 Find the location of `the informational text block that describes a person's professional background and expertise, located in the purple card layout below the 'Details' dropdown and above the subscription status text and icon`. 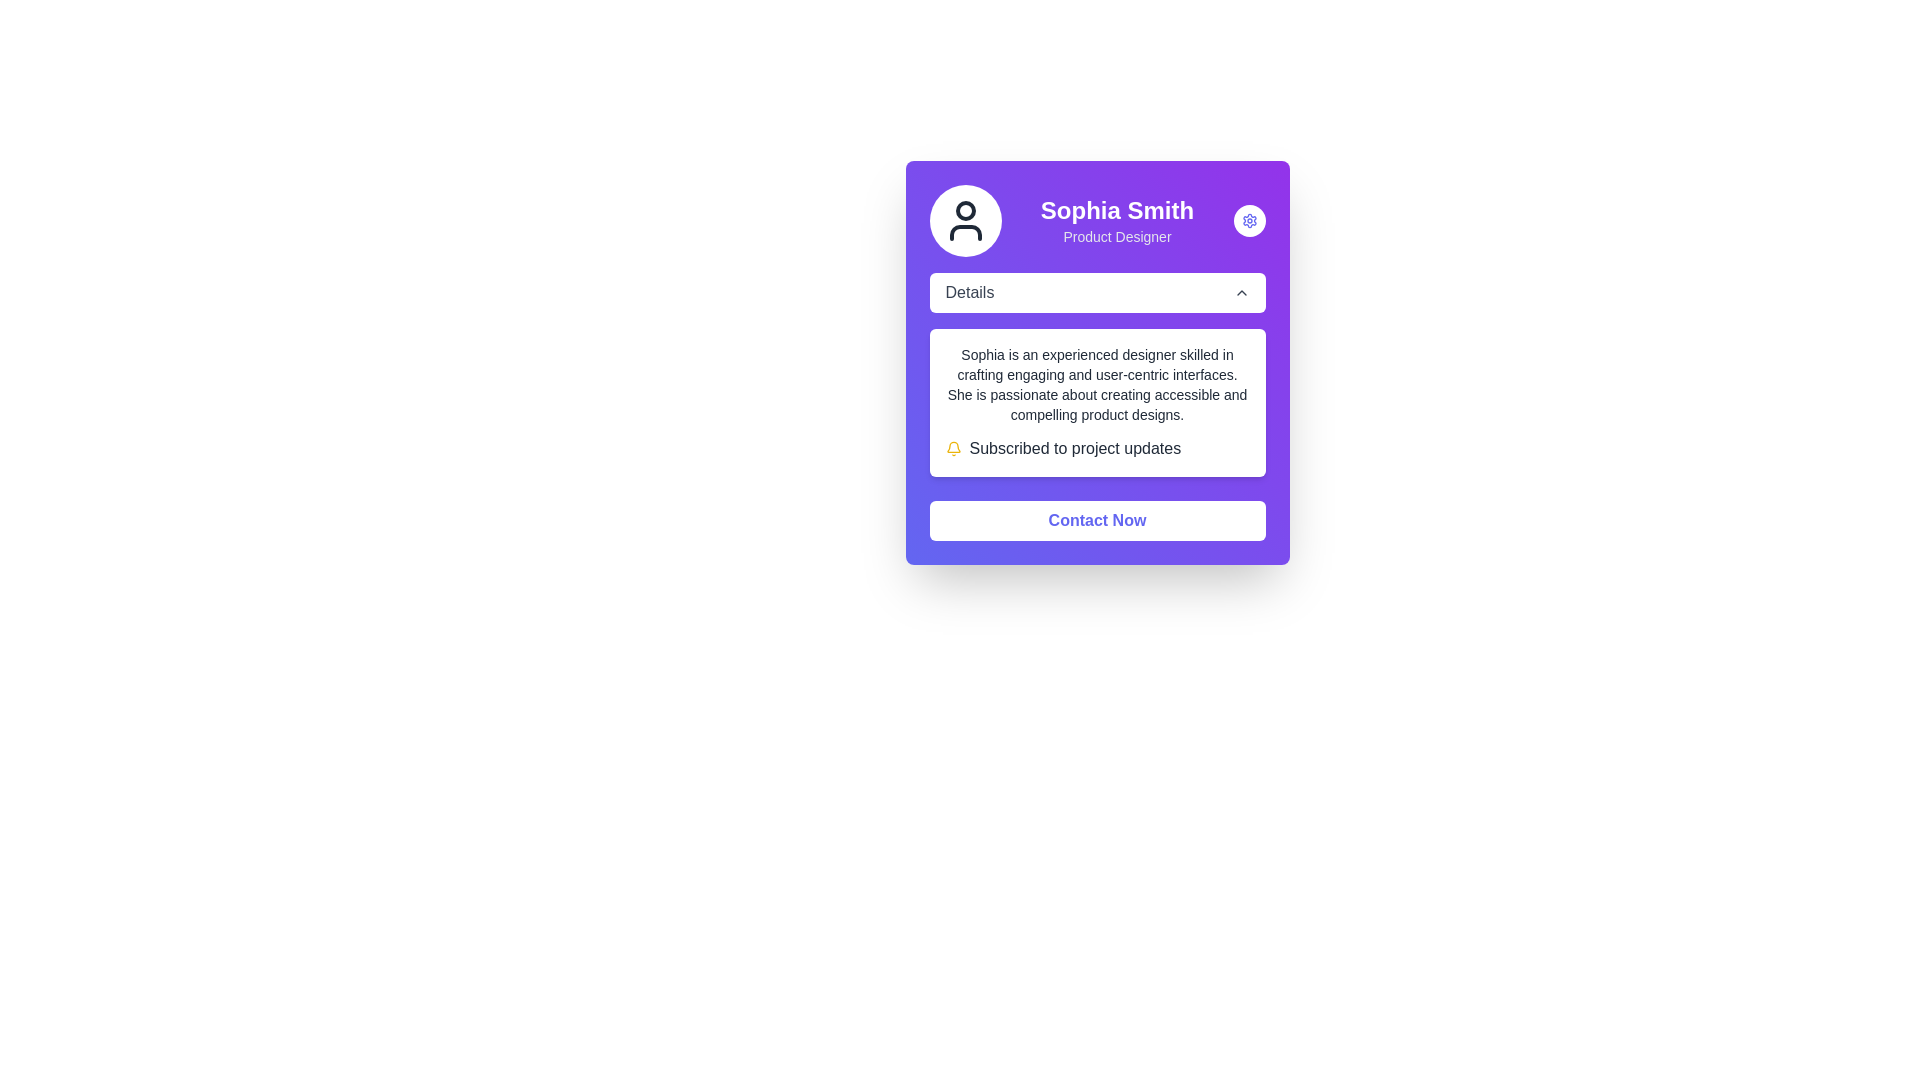

the informational text block that describes a person's professional background and expertise, located in the purple card layout below the 'Details' dropdown and above the subscription status text and icon is located at coordinates (1096, 385).